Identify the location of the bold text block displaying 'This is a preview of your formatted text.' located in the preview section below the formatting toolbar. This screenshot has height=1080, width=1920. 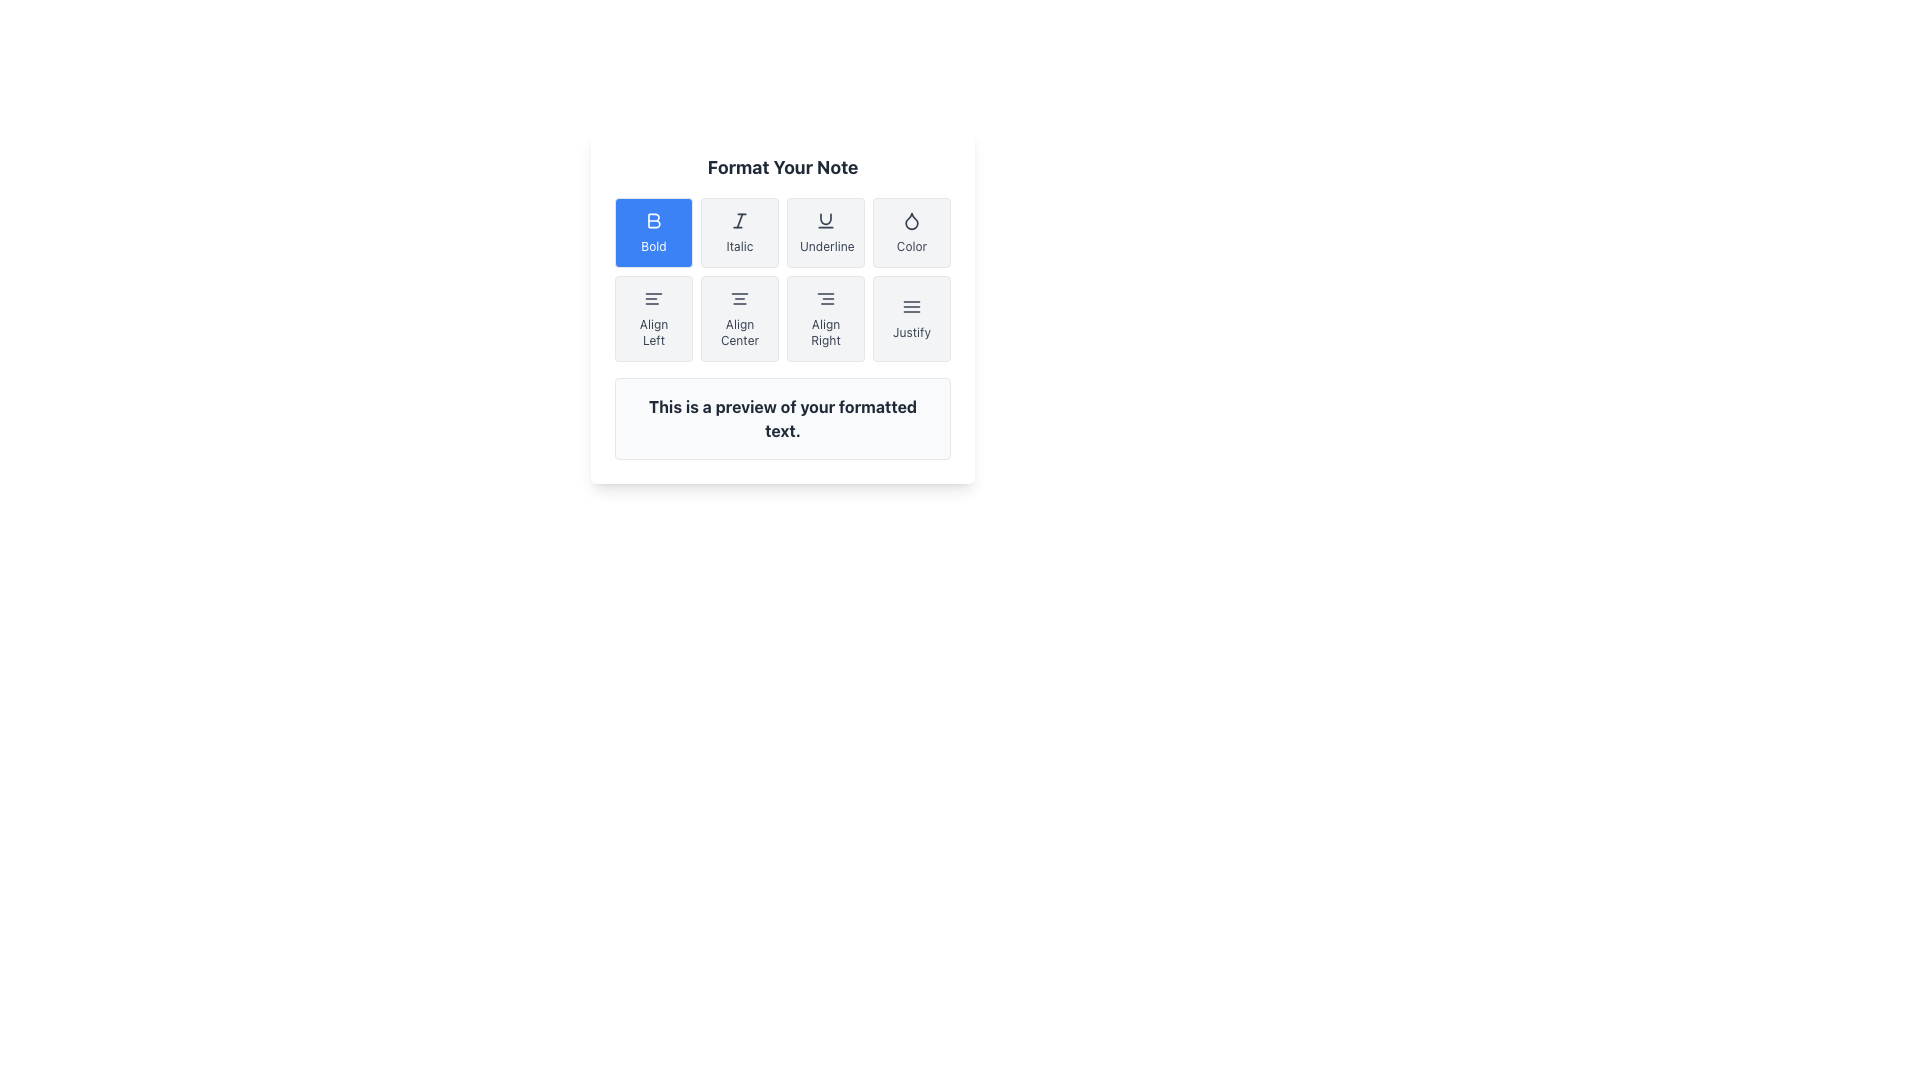
(781, 418).